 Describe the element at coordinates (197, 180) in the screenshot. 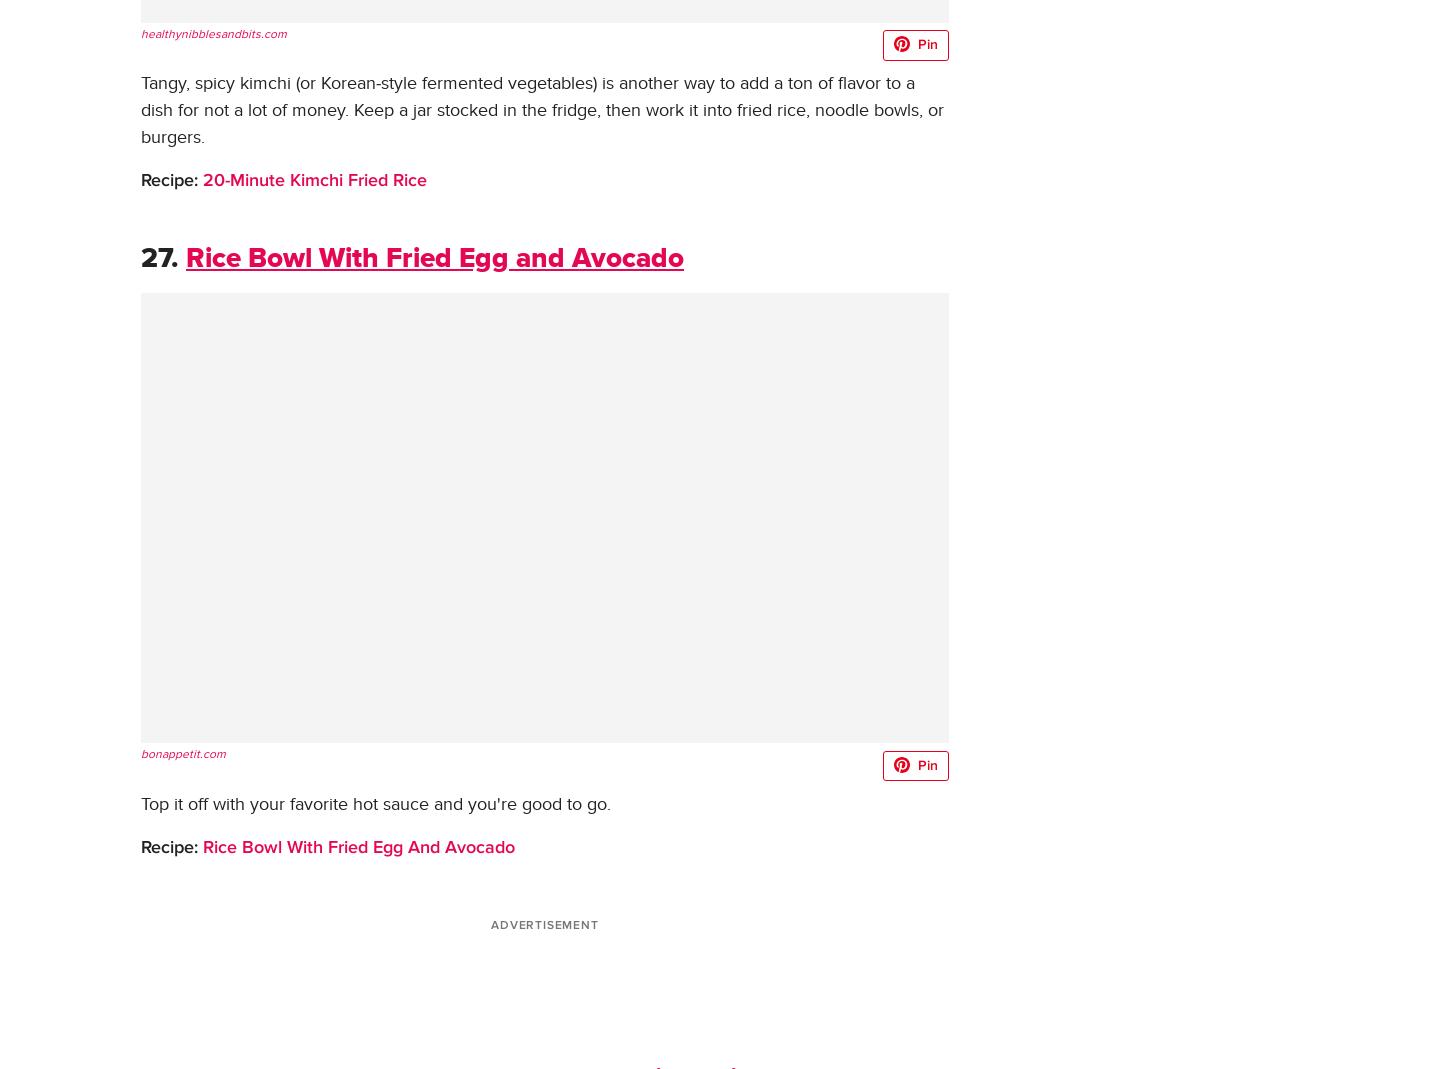

I see `'20-Minute Kimchi Fried Rice'` at that location.